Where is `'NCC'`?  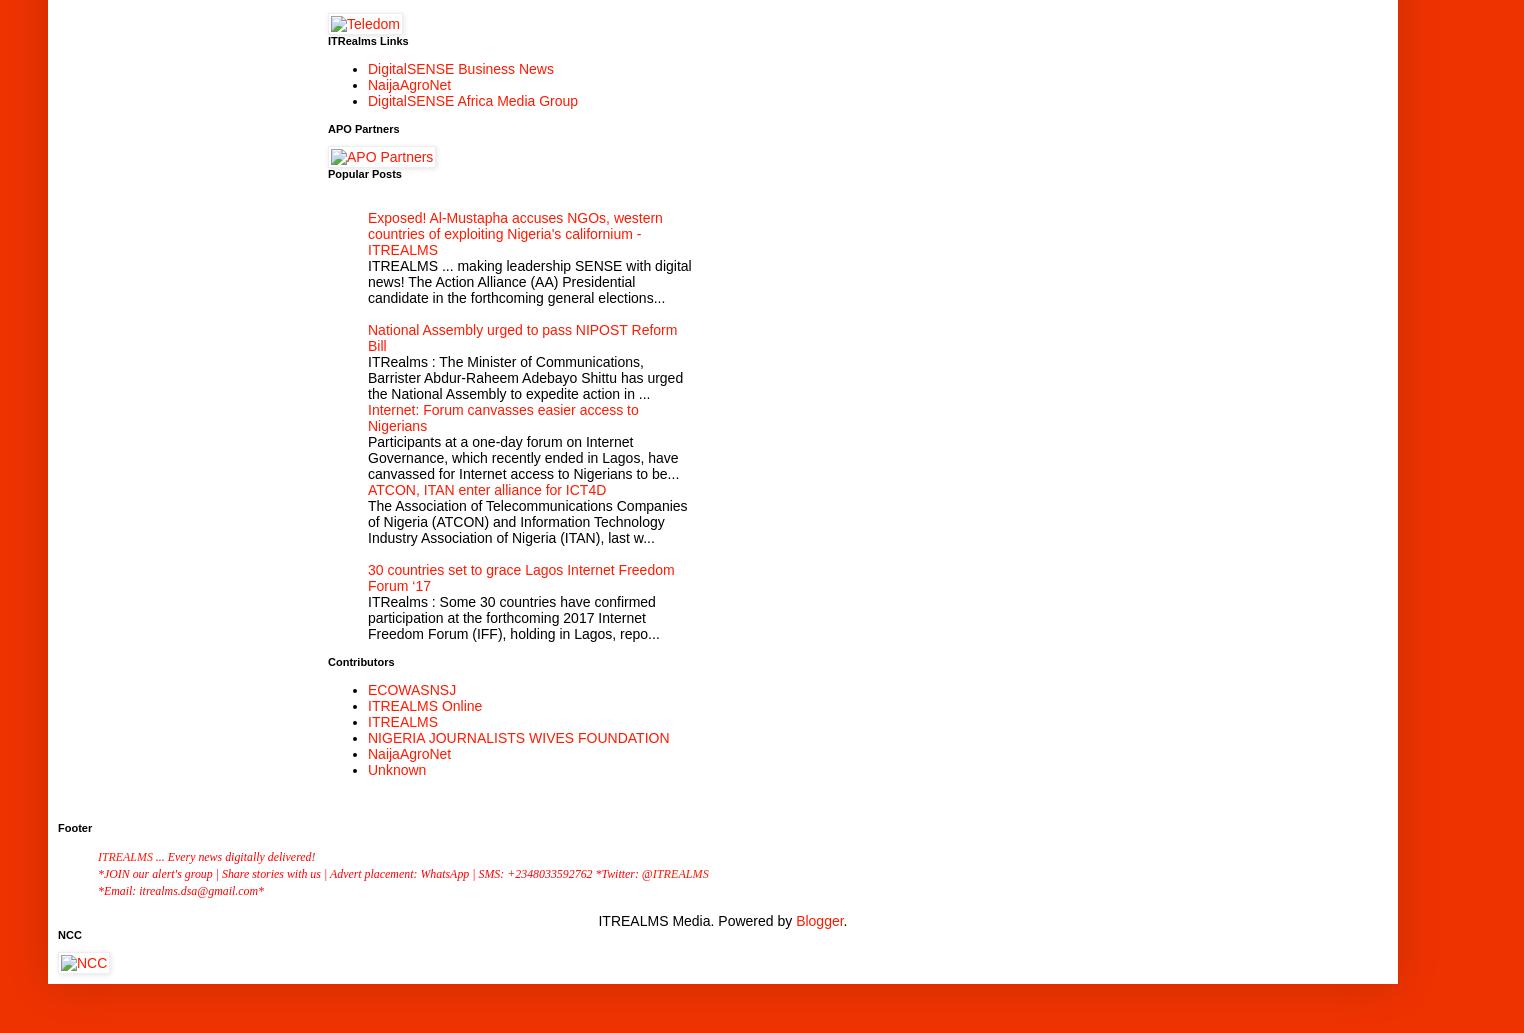 'NCC' is located at coordinates (69, 933).